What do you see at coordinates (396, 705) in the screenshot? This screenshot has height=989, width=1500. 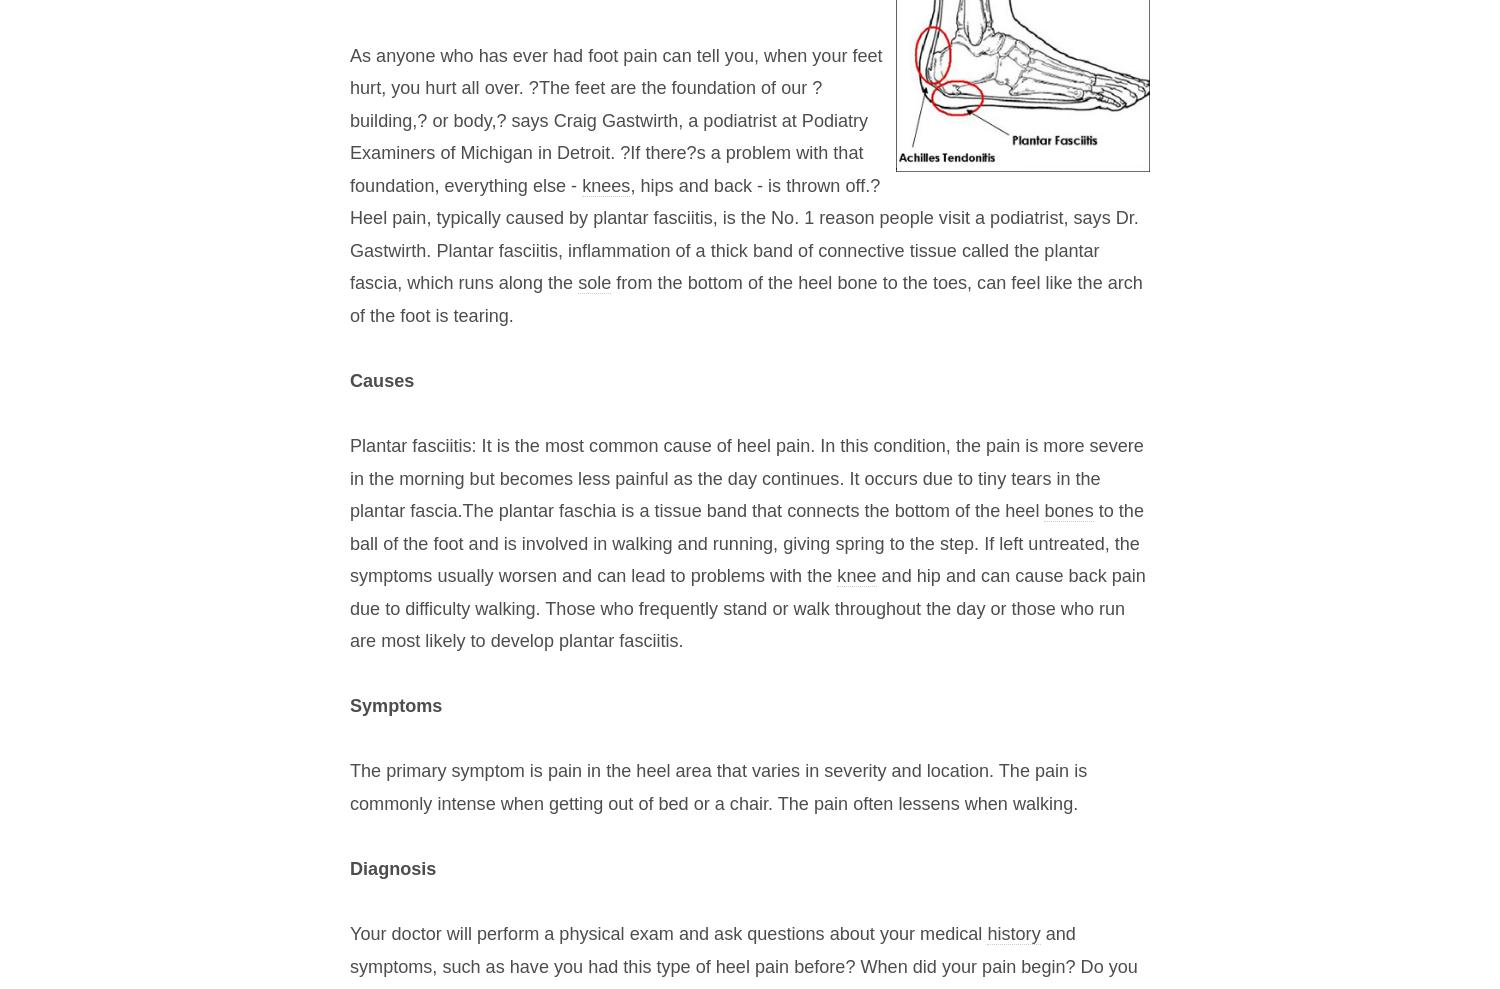 I see `'Symptoms'` at bounding box center [396, 705].